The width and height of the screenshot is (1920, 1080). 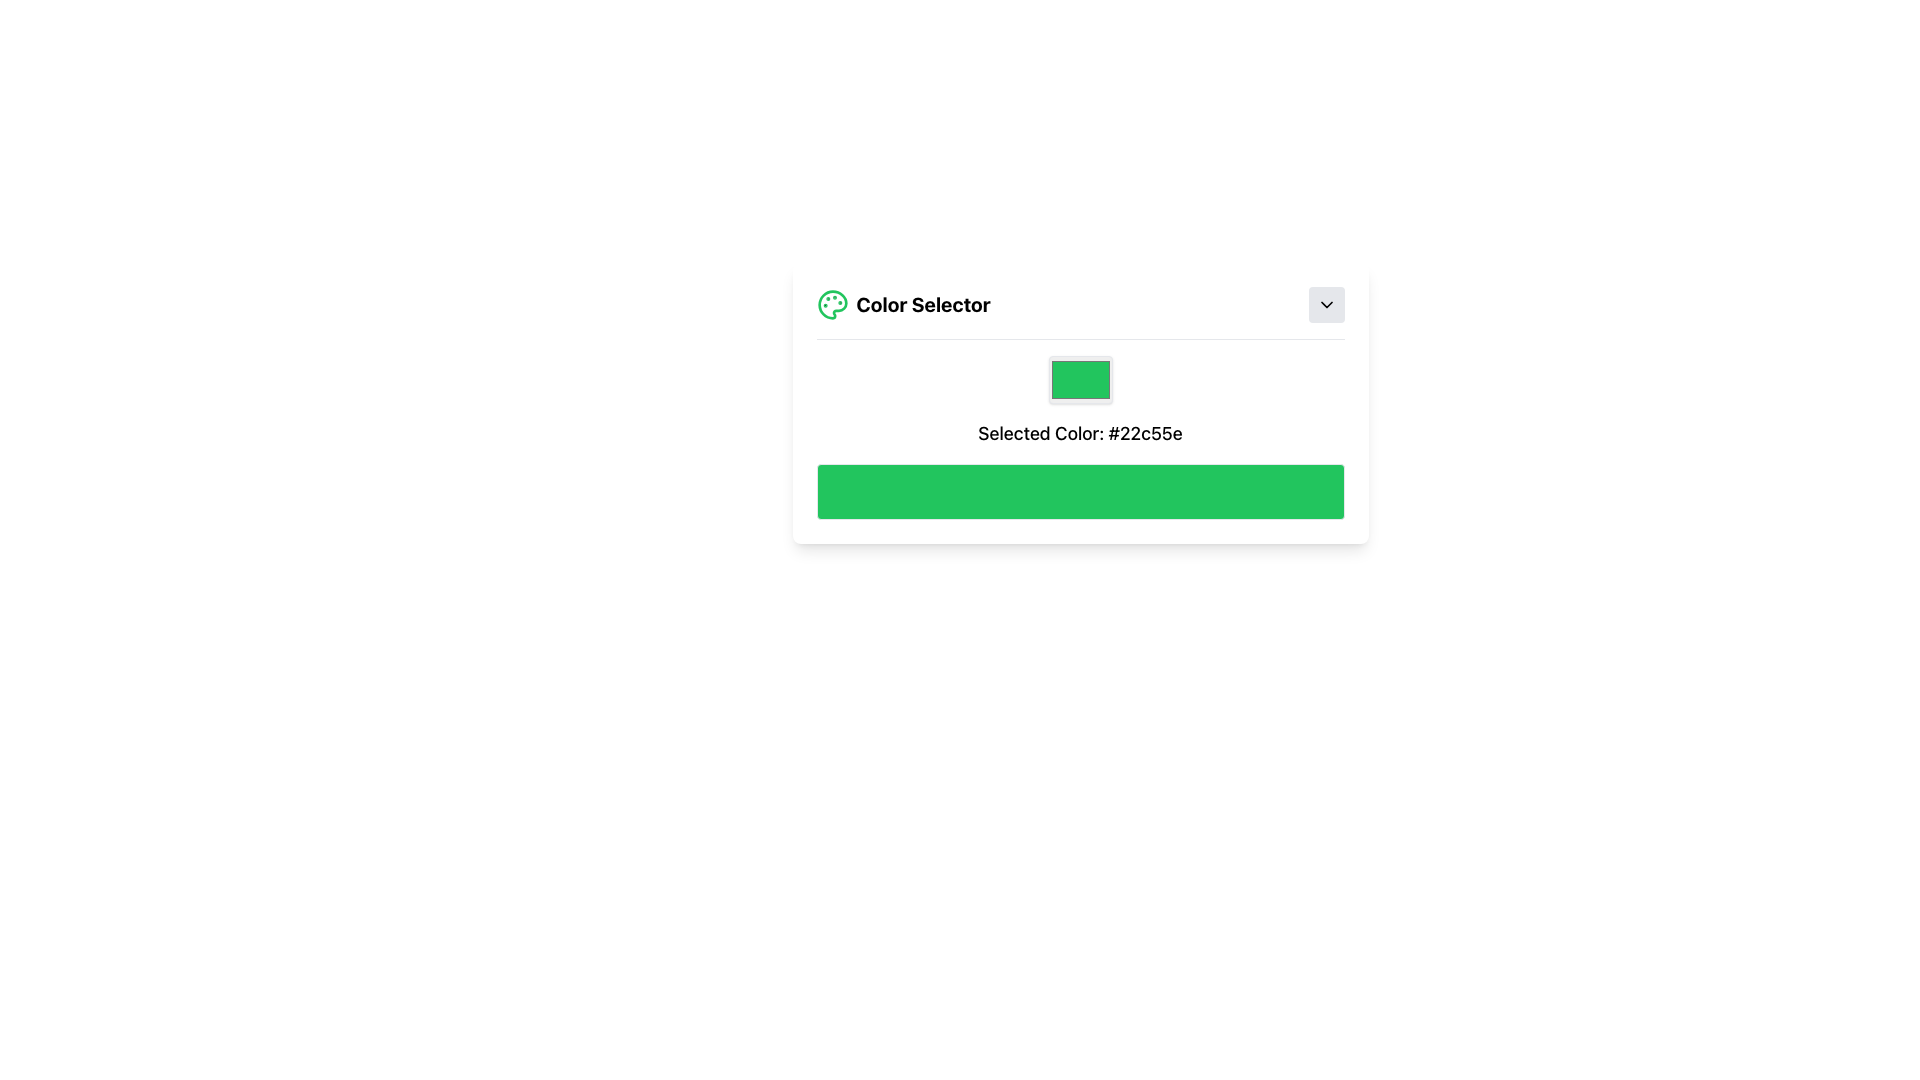 What do you see at coordinates (832, 304) in the screenshot?
I see `the color selection icon located as the leftmost component of the header section within the color selector panel` at bounding box center [832, 304].